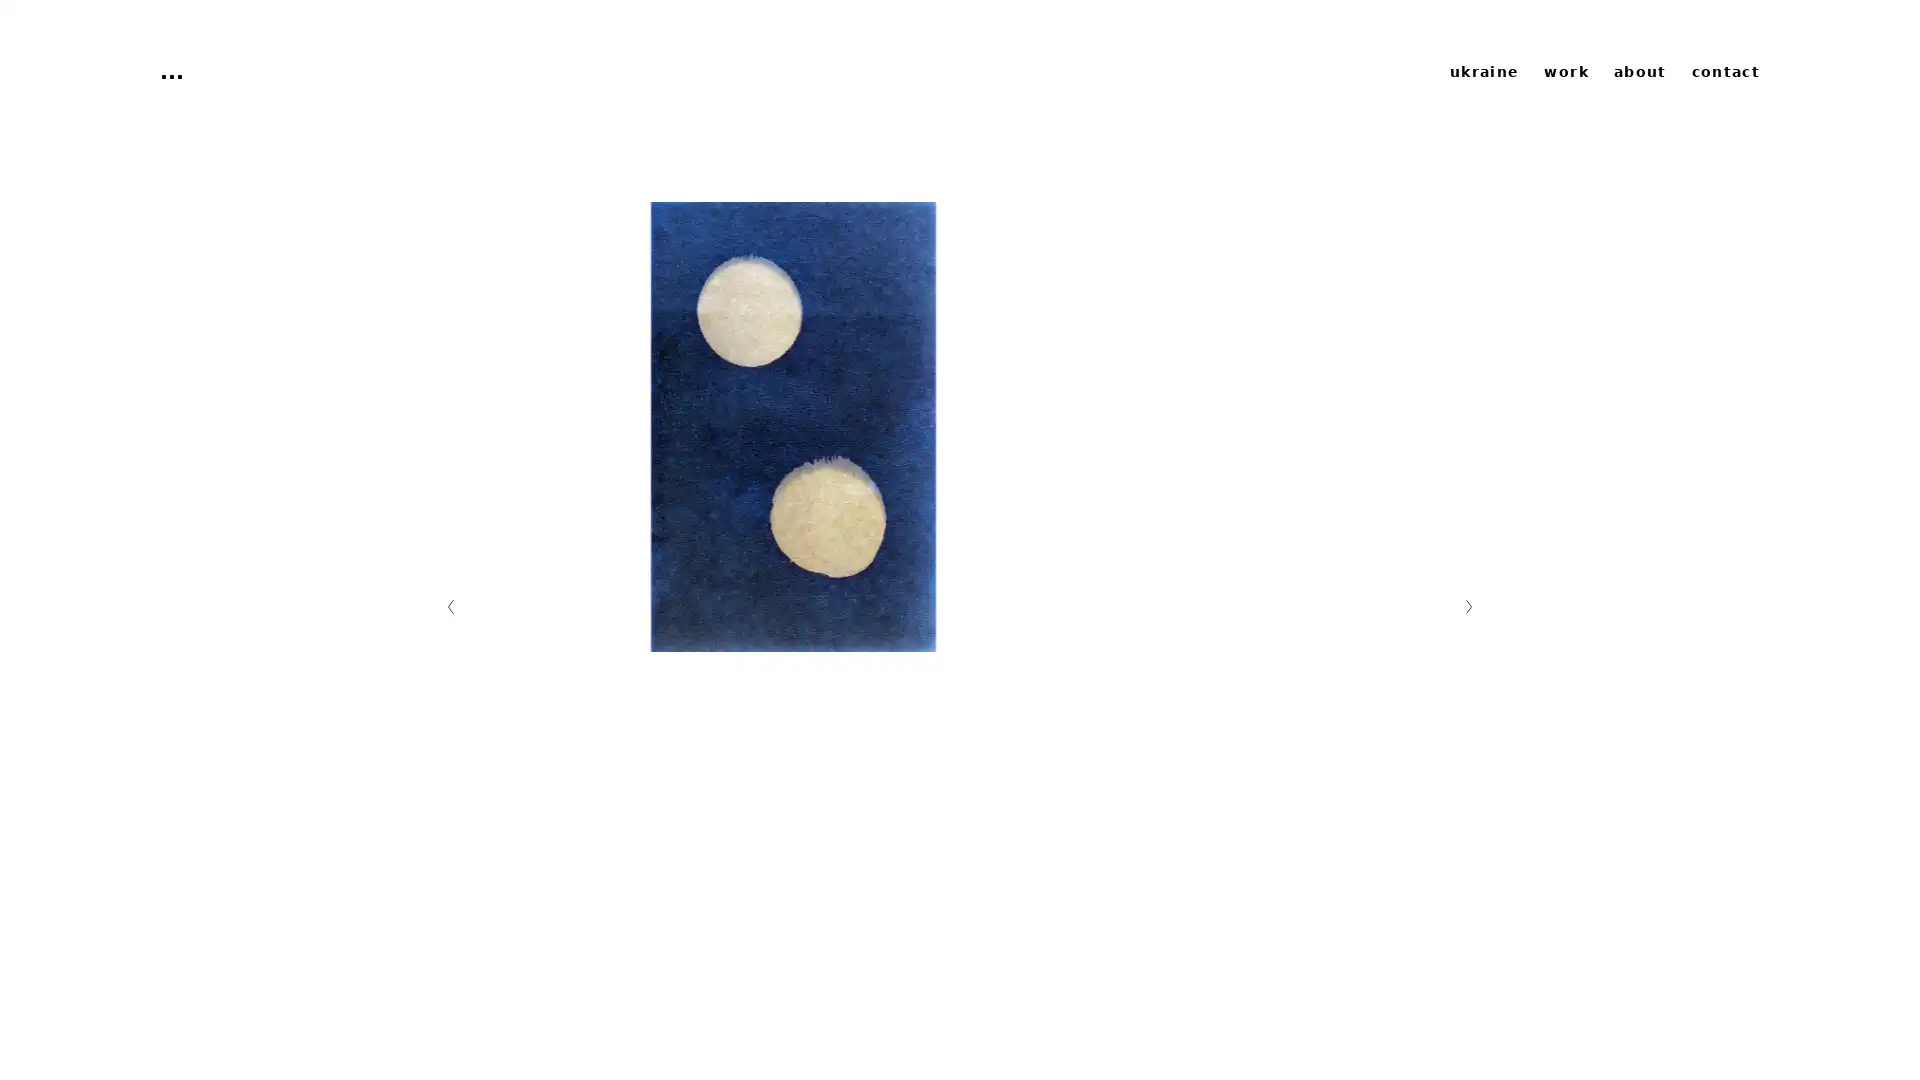  What do you see at coordinates (449, 605) in the screenshot?
I see `Vorherige Folie` at bounding box center [449, 605].